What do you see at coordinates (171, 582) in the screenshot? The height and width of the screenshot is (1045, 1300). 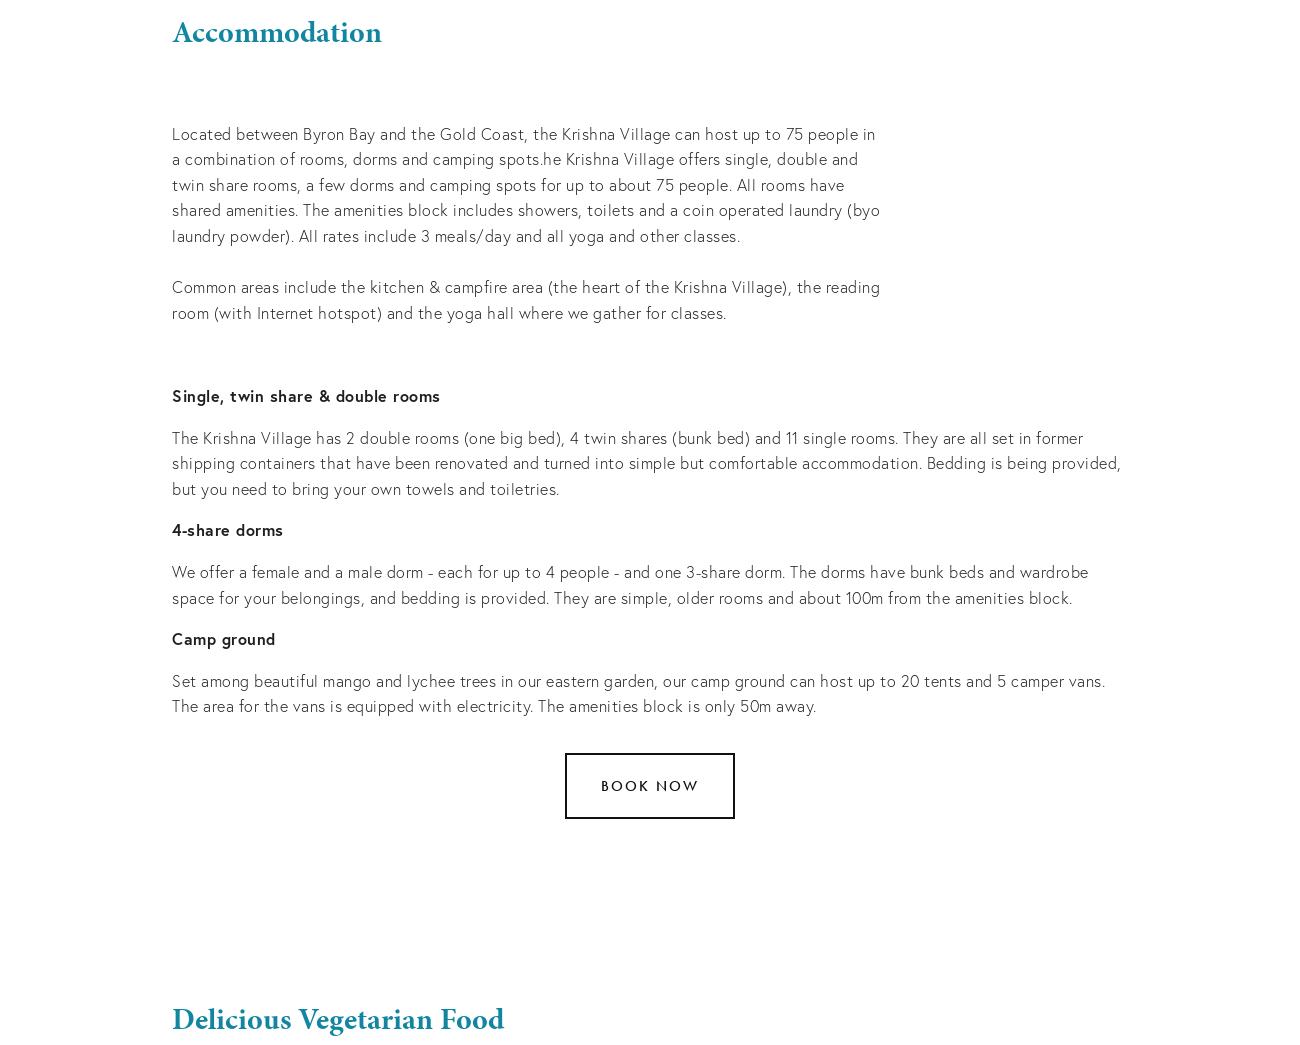 I see `'We offer a female and a male dorm - each for up to 4 people - and one 3-share dorm. The dorms have bunk beds and wardrobe space for your belongings, and bedding is provided. They are simple, older rooms and about 100m from the amenities block.'` at bounding box center [171, 582].